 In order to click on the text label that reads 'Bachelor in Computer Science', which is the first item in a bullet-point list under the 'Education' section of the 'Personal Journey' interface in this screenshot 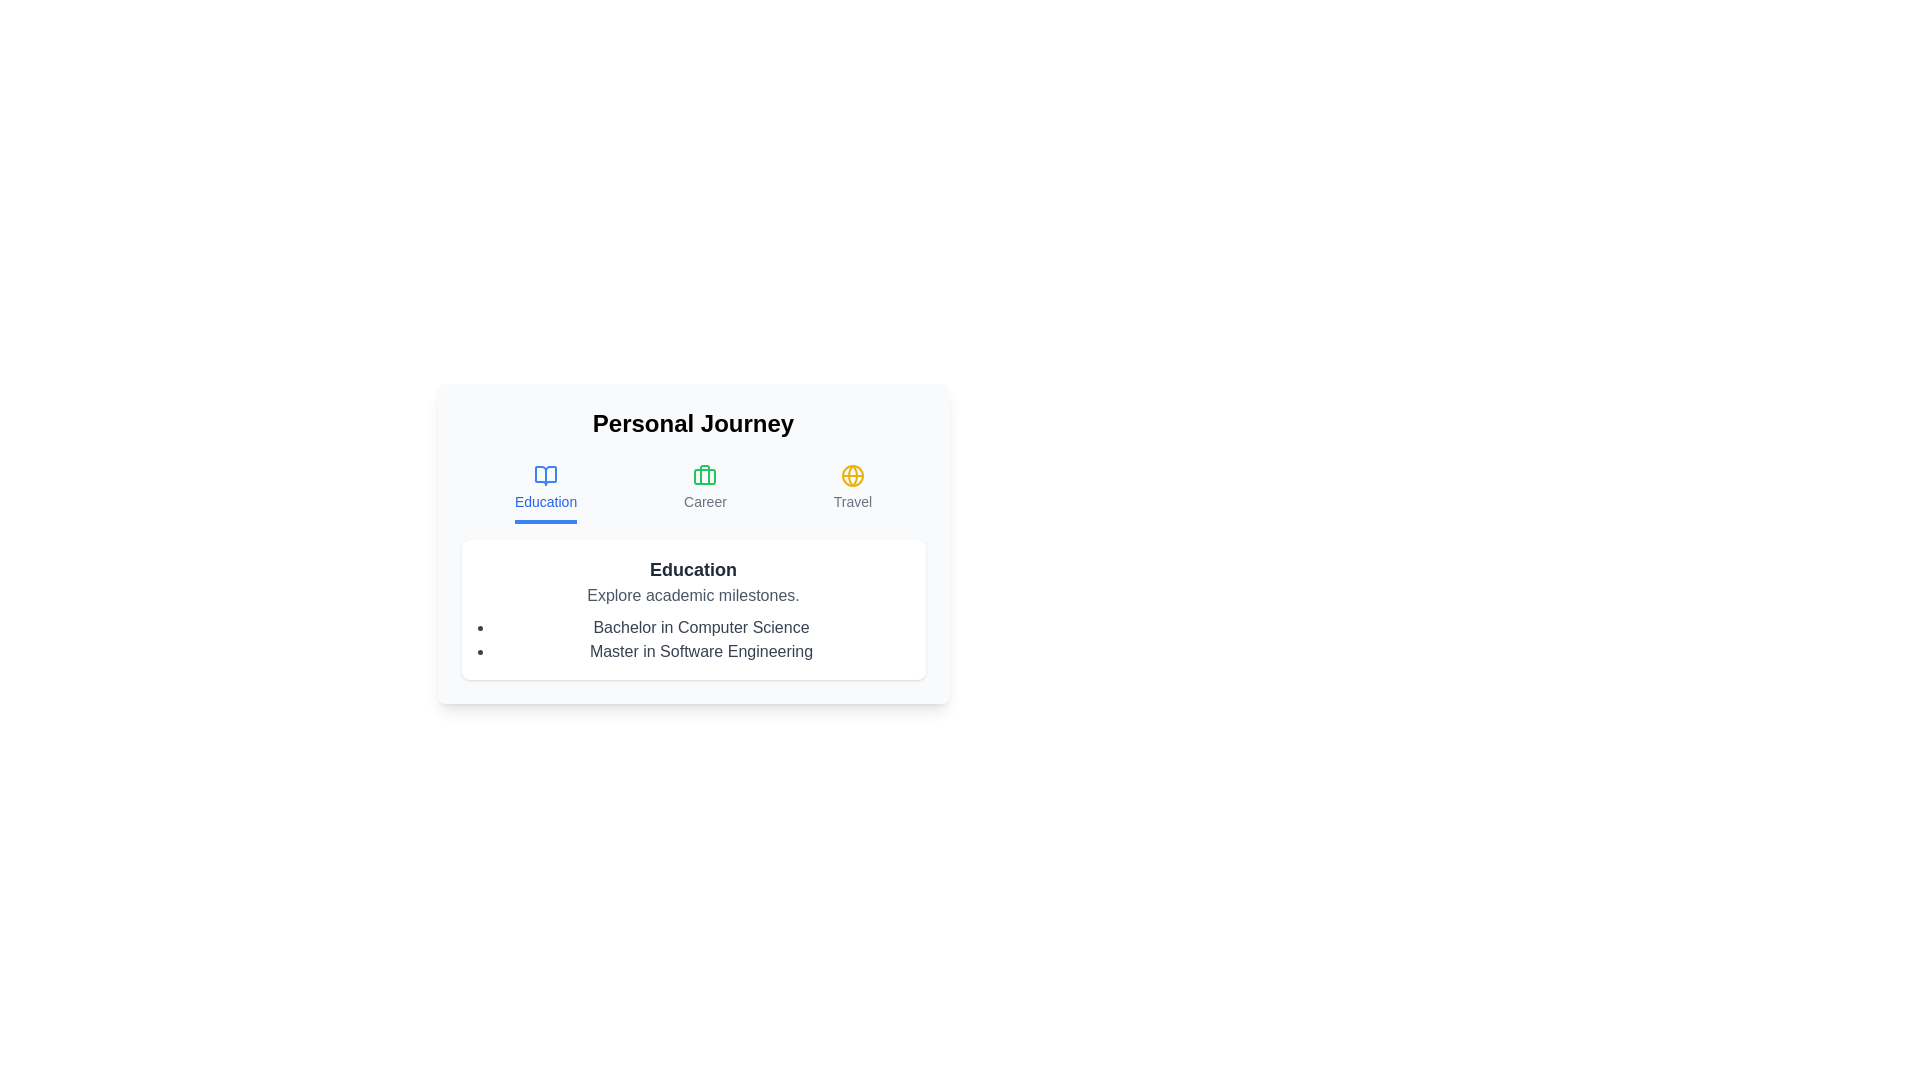, I will do `click(701, 627)`.